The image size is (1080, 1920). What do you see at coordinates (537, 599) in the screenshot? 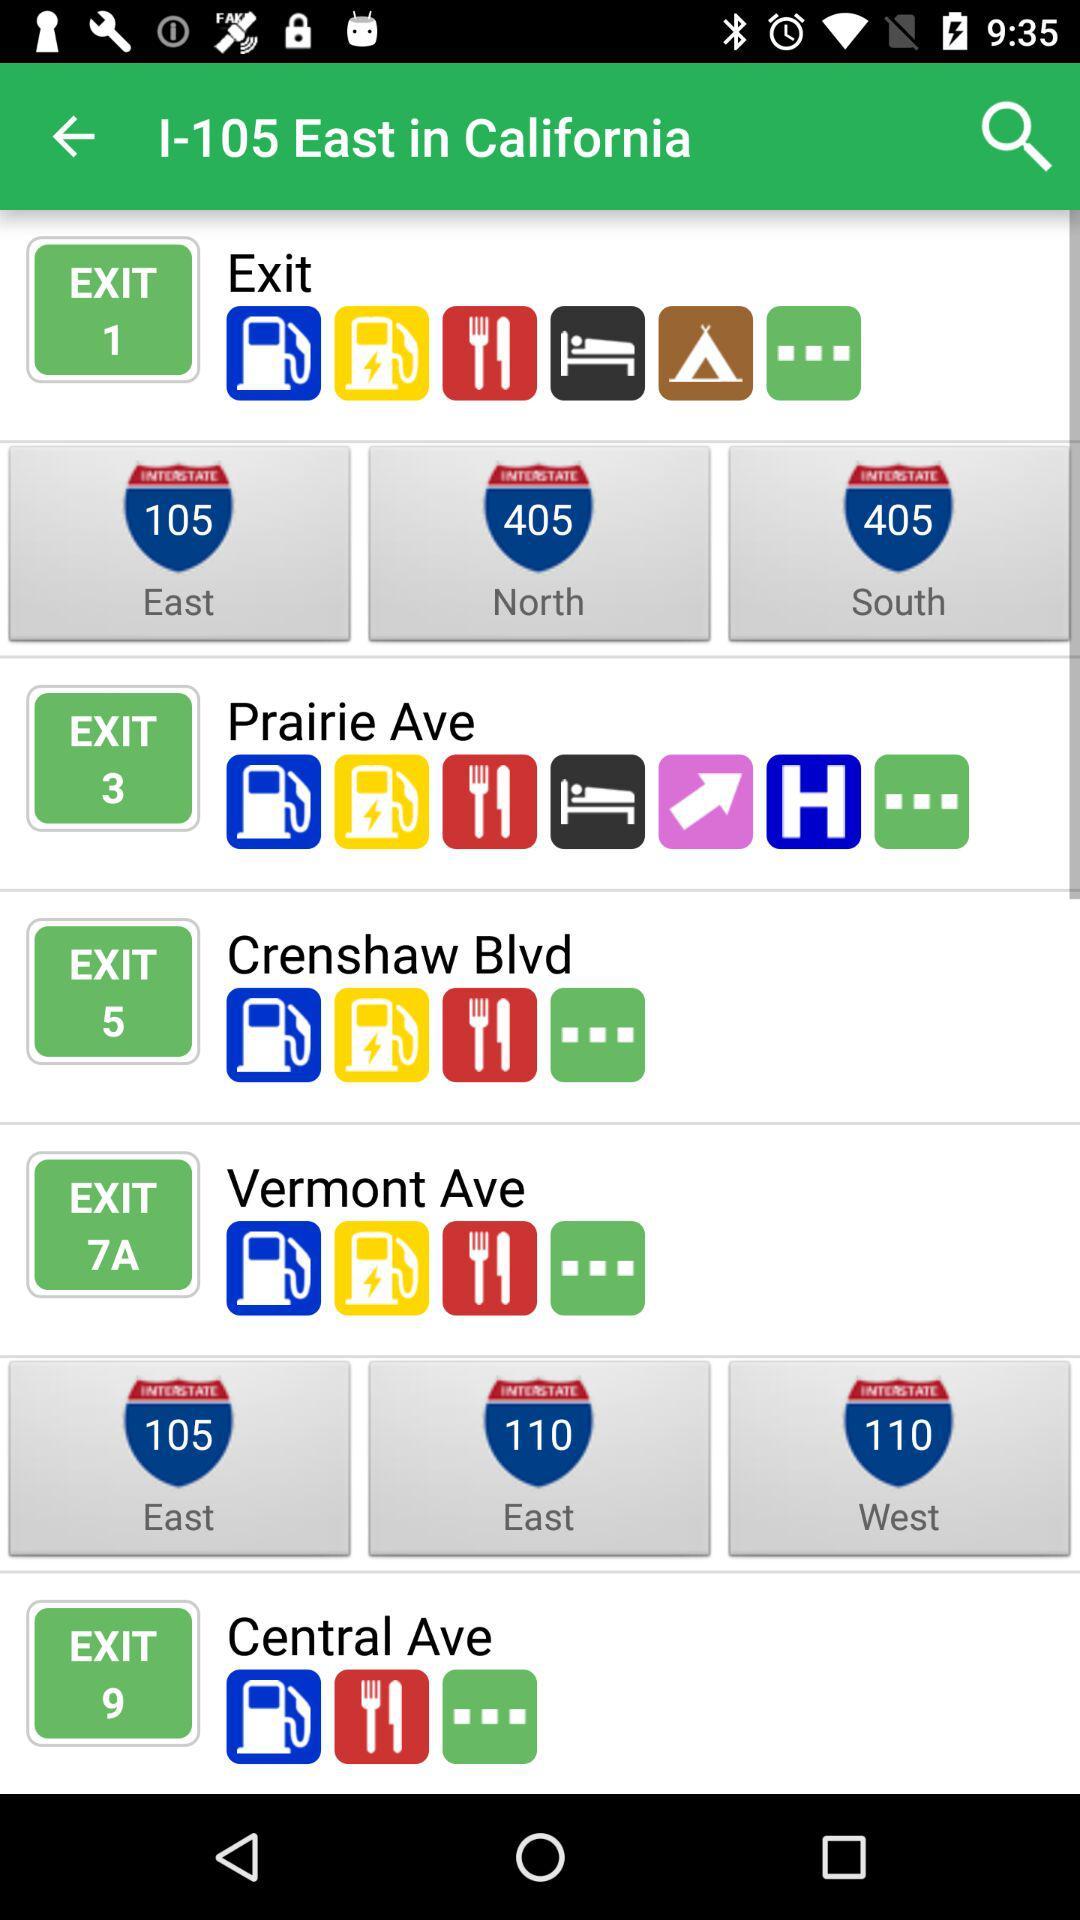
I see `north` at bounding box center [537, 599].